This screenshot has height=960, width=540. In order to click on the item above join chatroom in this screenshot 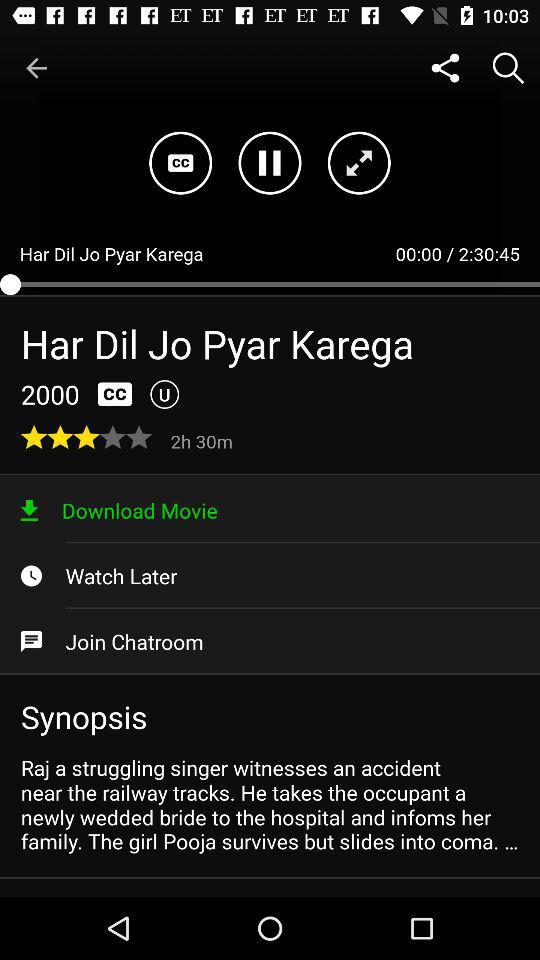, I will do `click(270, 576)`.